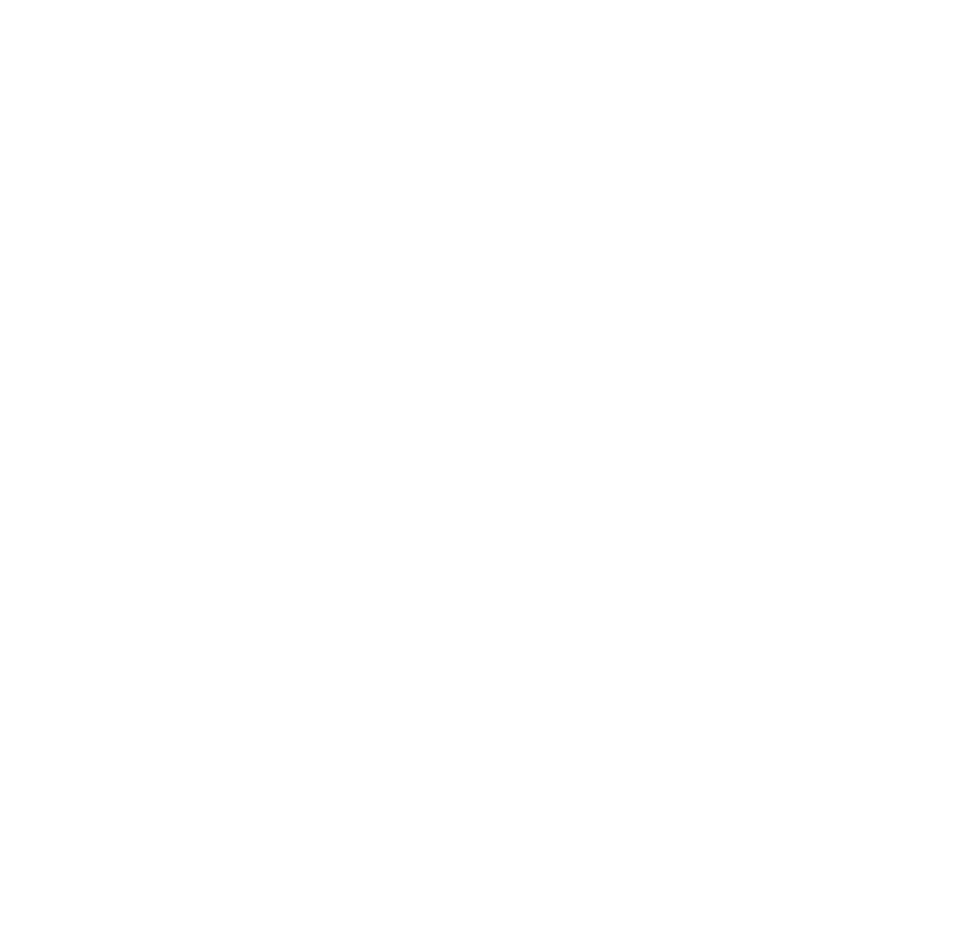 This screenshot has width=980, height=938. What do you see at coordinates (205, 550) in the screenshot?
I see `'Meeting and event planners book Desi today!'` at bounding box center [205, 550].